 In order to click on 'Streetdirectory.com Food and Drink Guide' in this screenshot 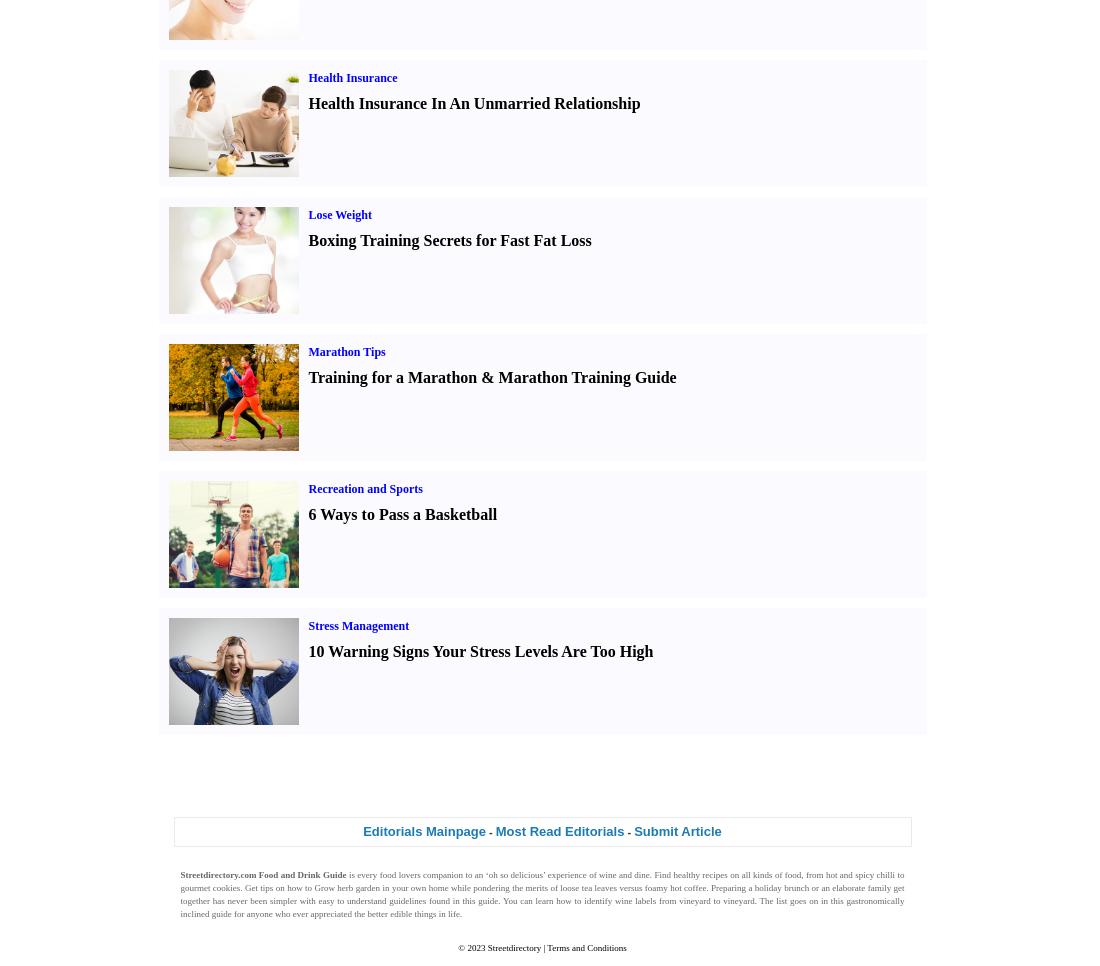, I will do `click(264, 875)`.